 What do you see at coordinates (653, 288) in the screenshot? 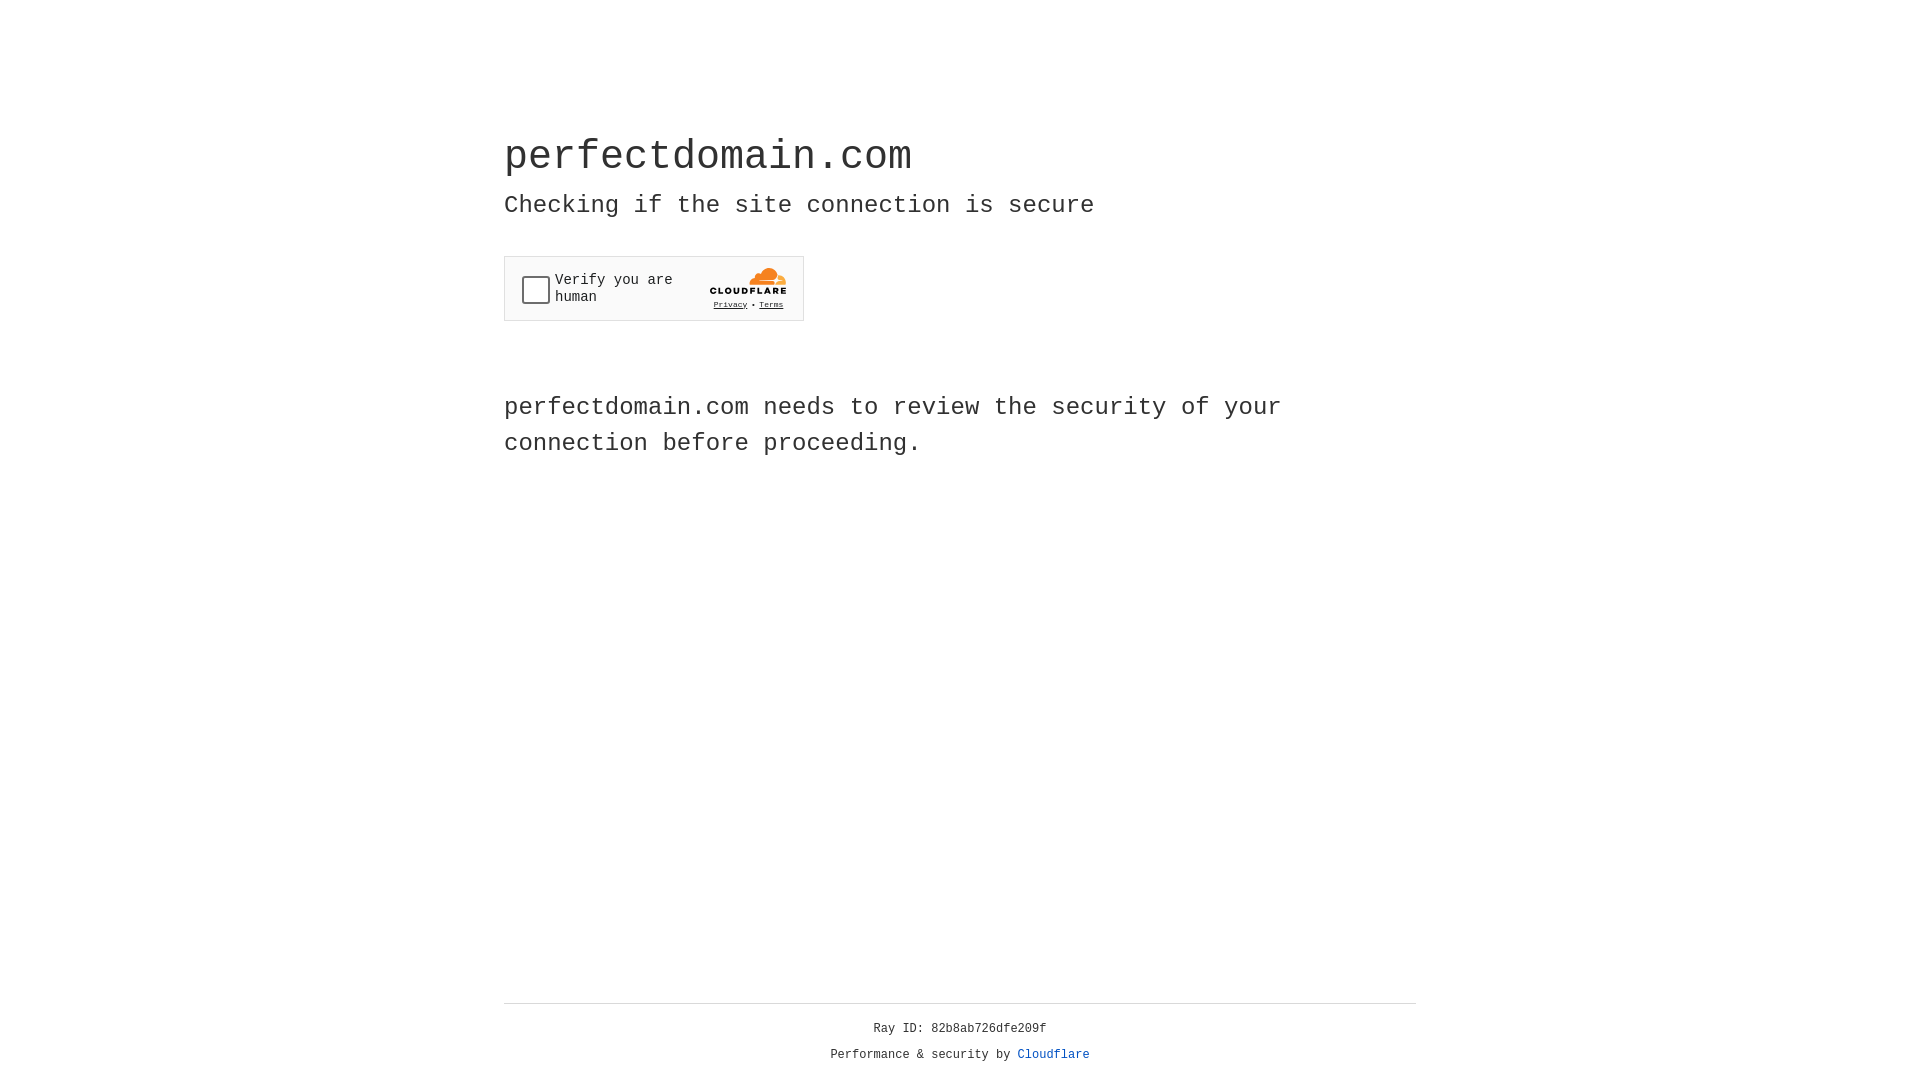
I see `'Widget containing a Cloudflare security challenge'` at bounding box center [653, 288].